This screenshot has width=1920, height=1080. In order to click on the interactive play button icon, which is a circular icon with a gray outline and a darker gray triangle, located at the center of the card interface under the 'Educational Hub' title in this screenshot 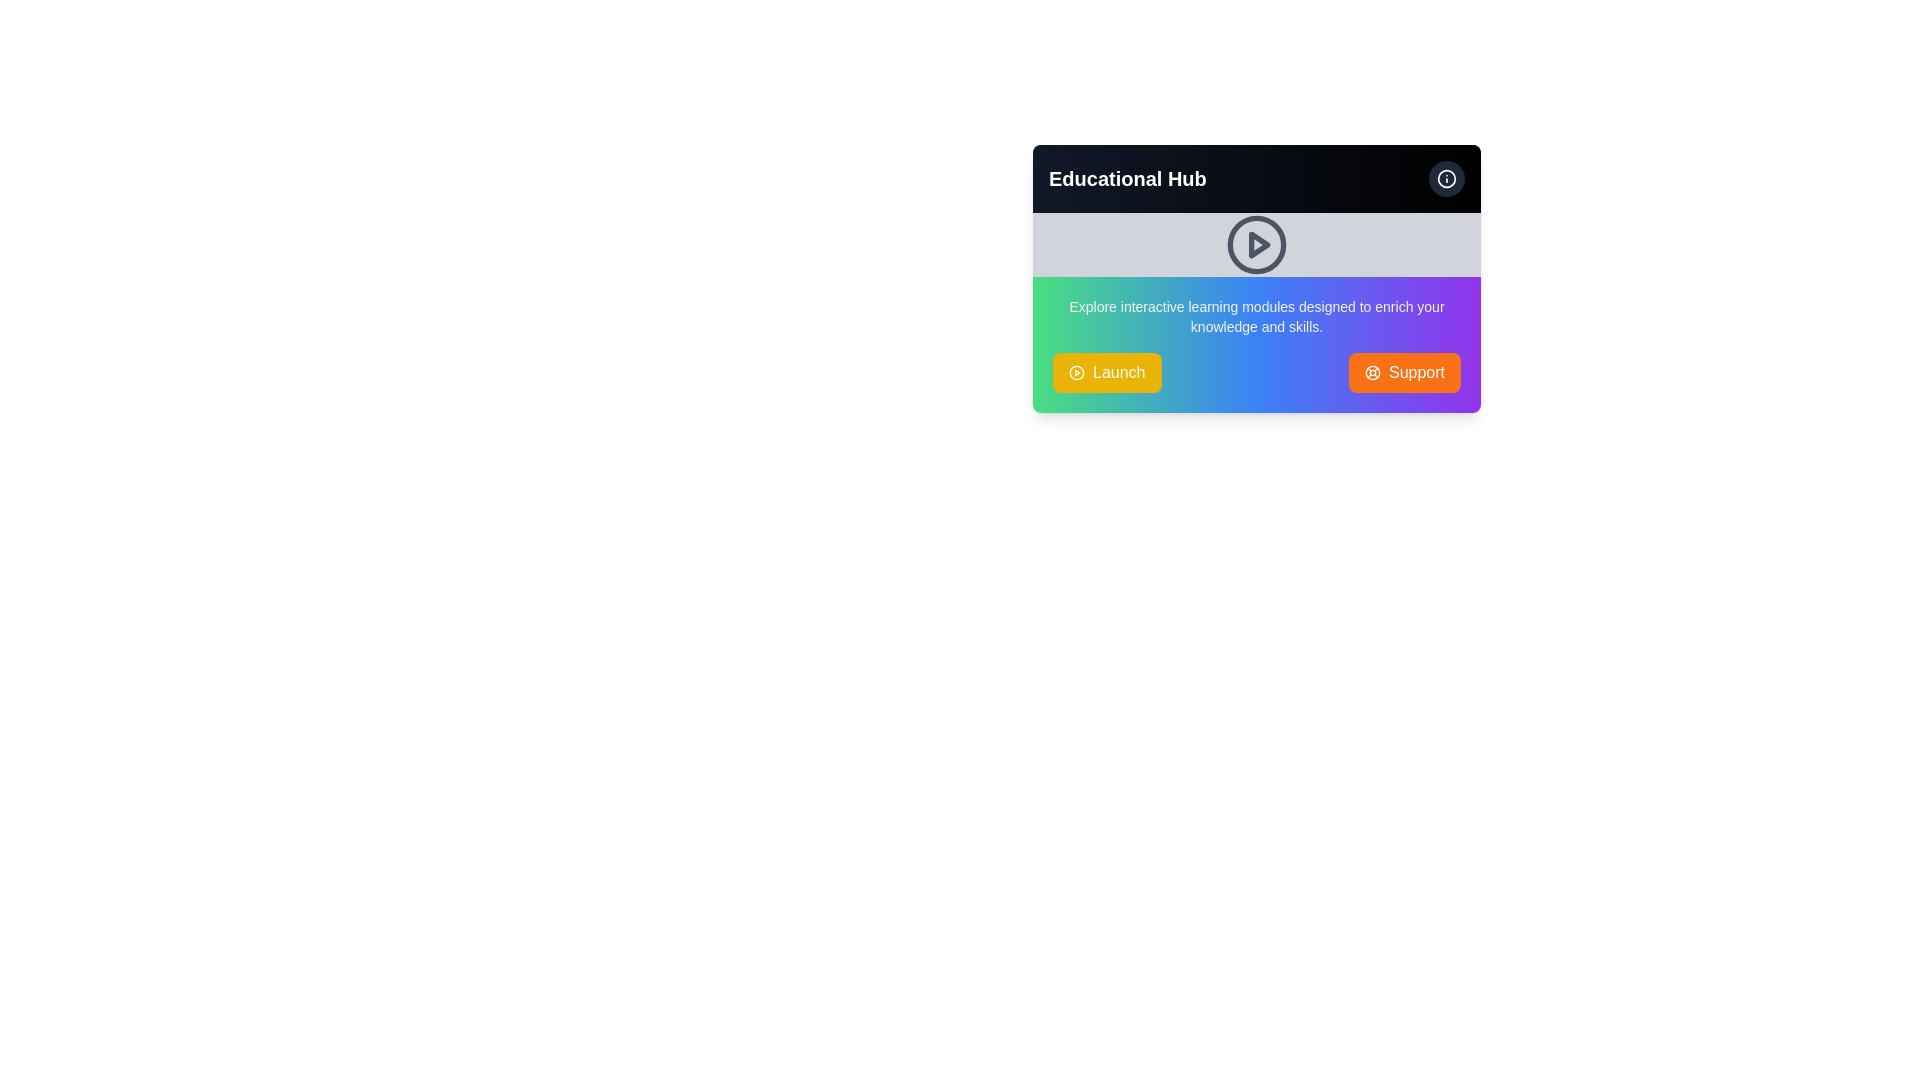, I will do `click(1256, 244)`.